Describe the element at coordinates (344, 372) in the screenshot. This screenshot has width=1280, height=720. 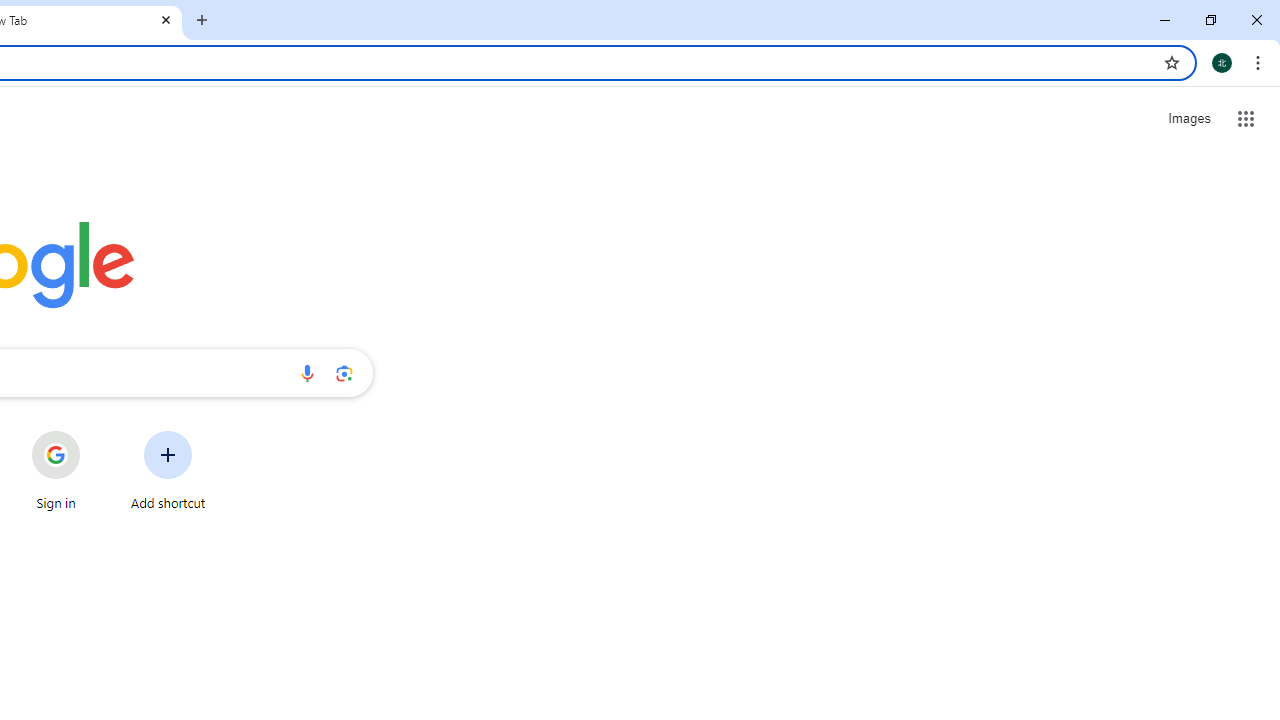
I see `'Search by image'` at that location.